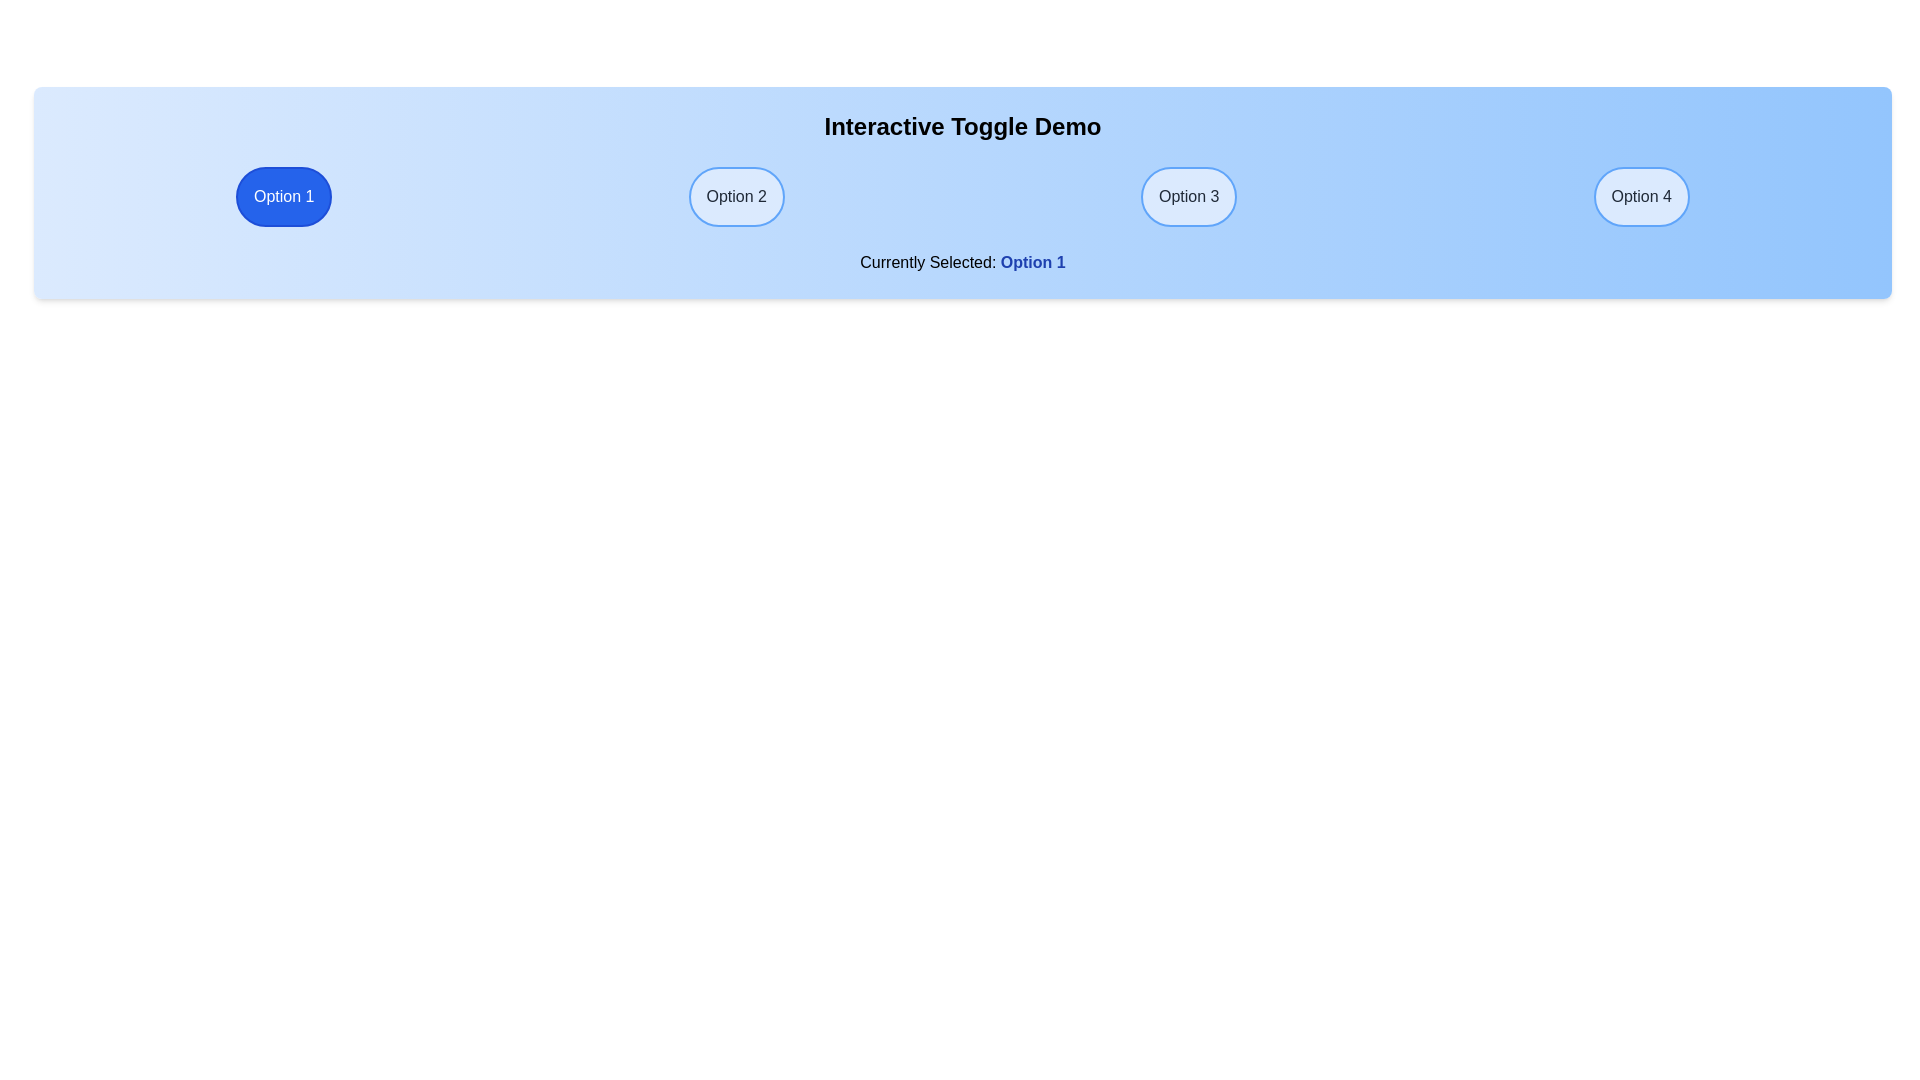 The image size is (1920, 1080). I want to click on the option Option 4 to select it, so click(1641, 196).